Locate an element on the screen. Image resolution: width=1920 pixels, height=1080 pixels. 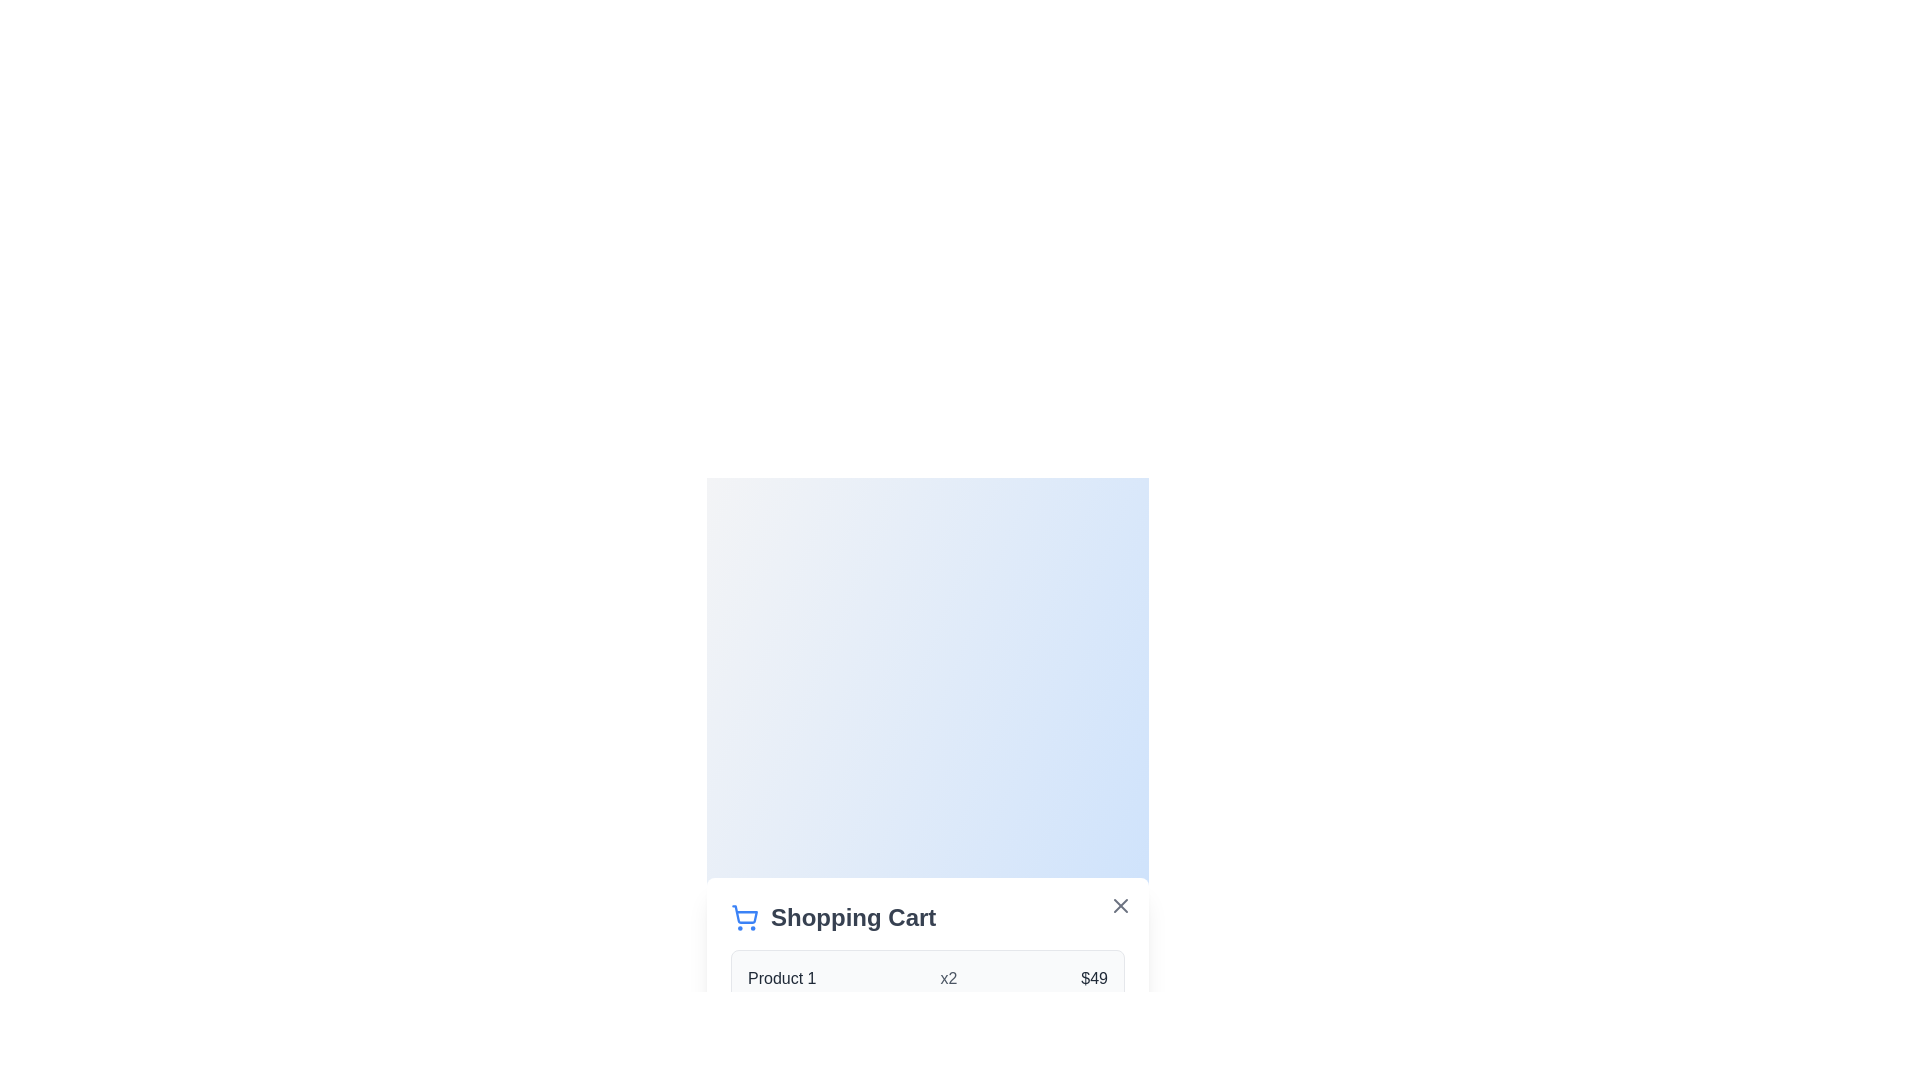
close button located at the top-right corner of the shopping cart dialog is located at coordinates (1121, 906).